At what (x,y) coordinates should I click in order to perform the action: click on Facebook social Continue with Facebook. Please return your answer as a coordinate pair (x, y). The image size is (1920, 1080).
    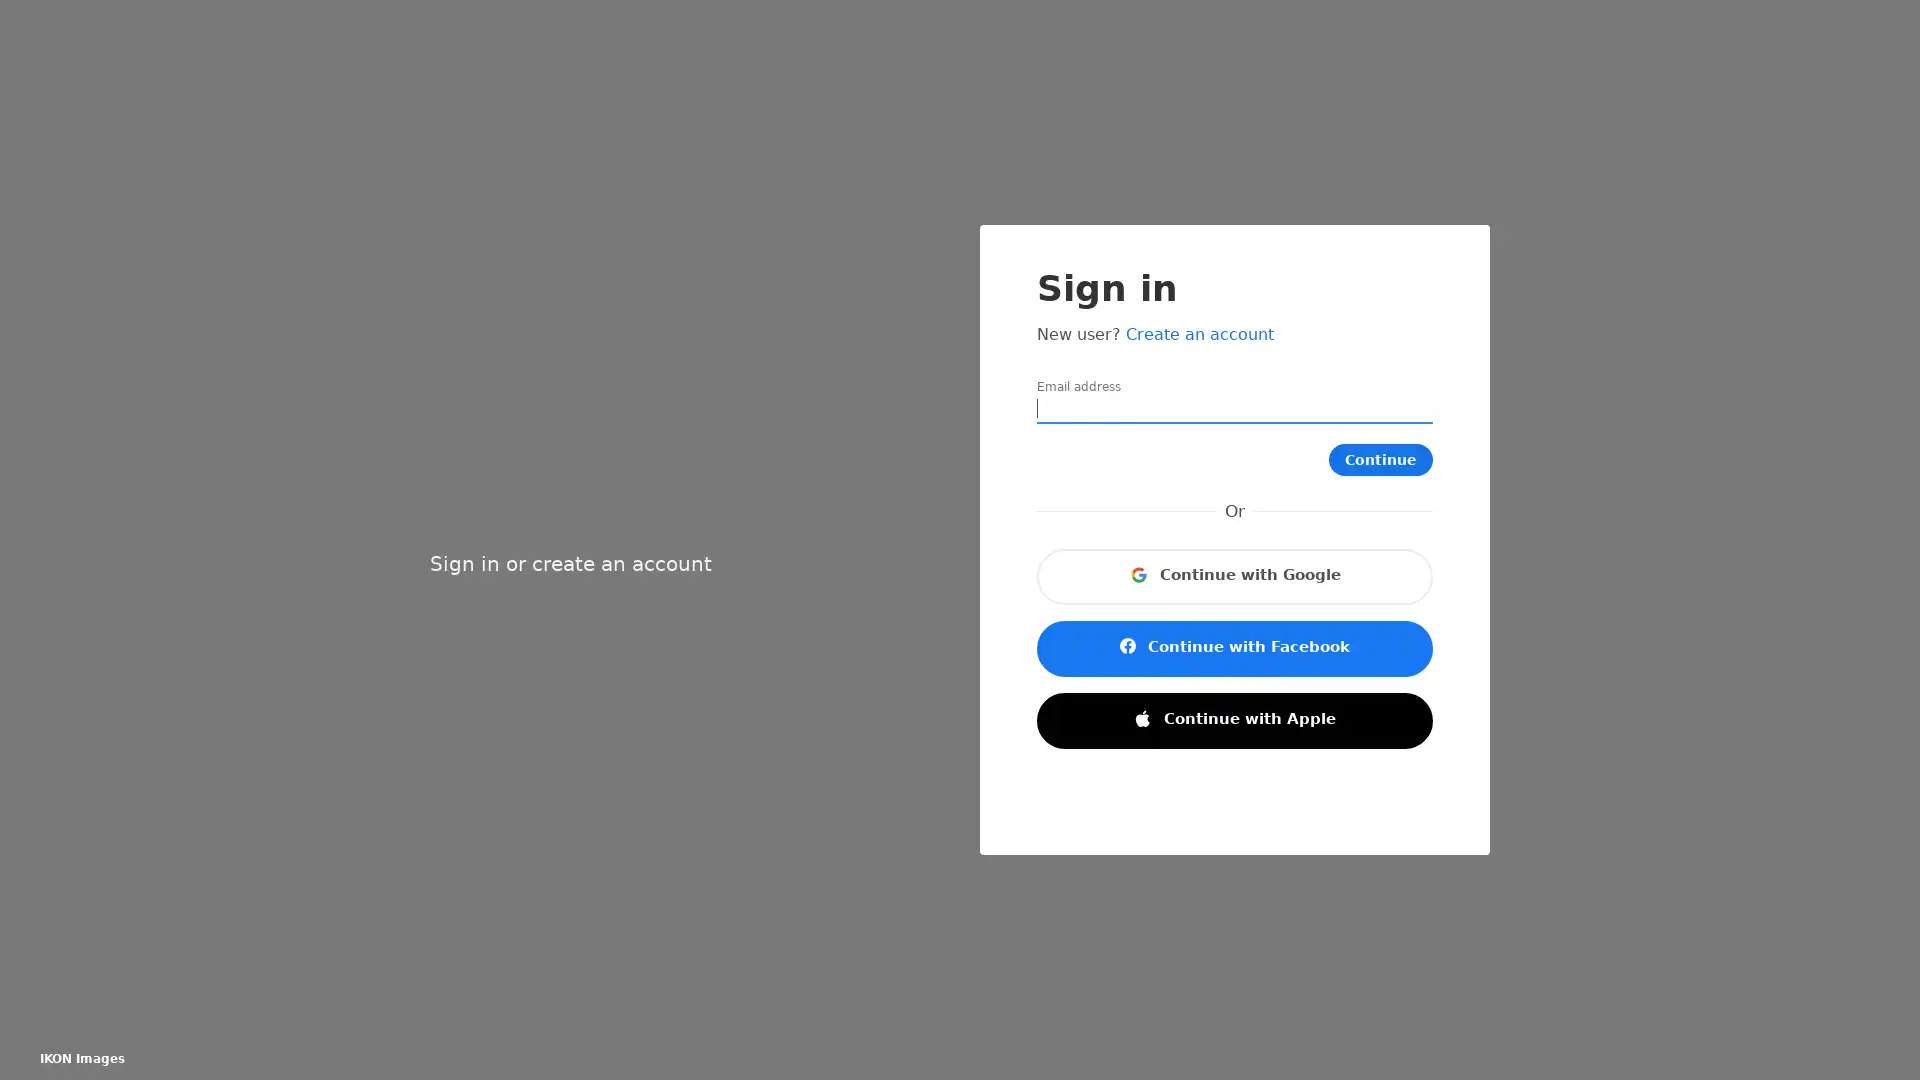
    Looking at the image, I should click on (1233, 648).